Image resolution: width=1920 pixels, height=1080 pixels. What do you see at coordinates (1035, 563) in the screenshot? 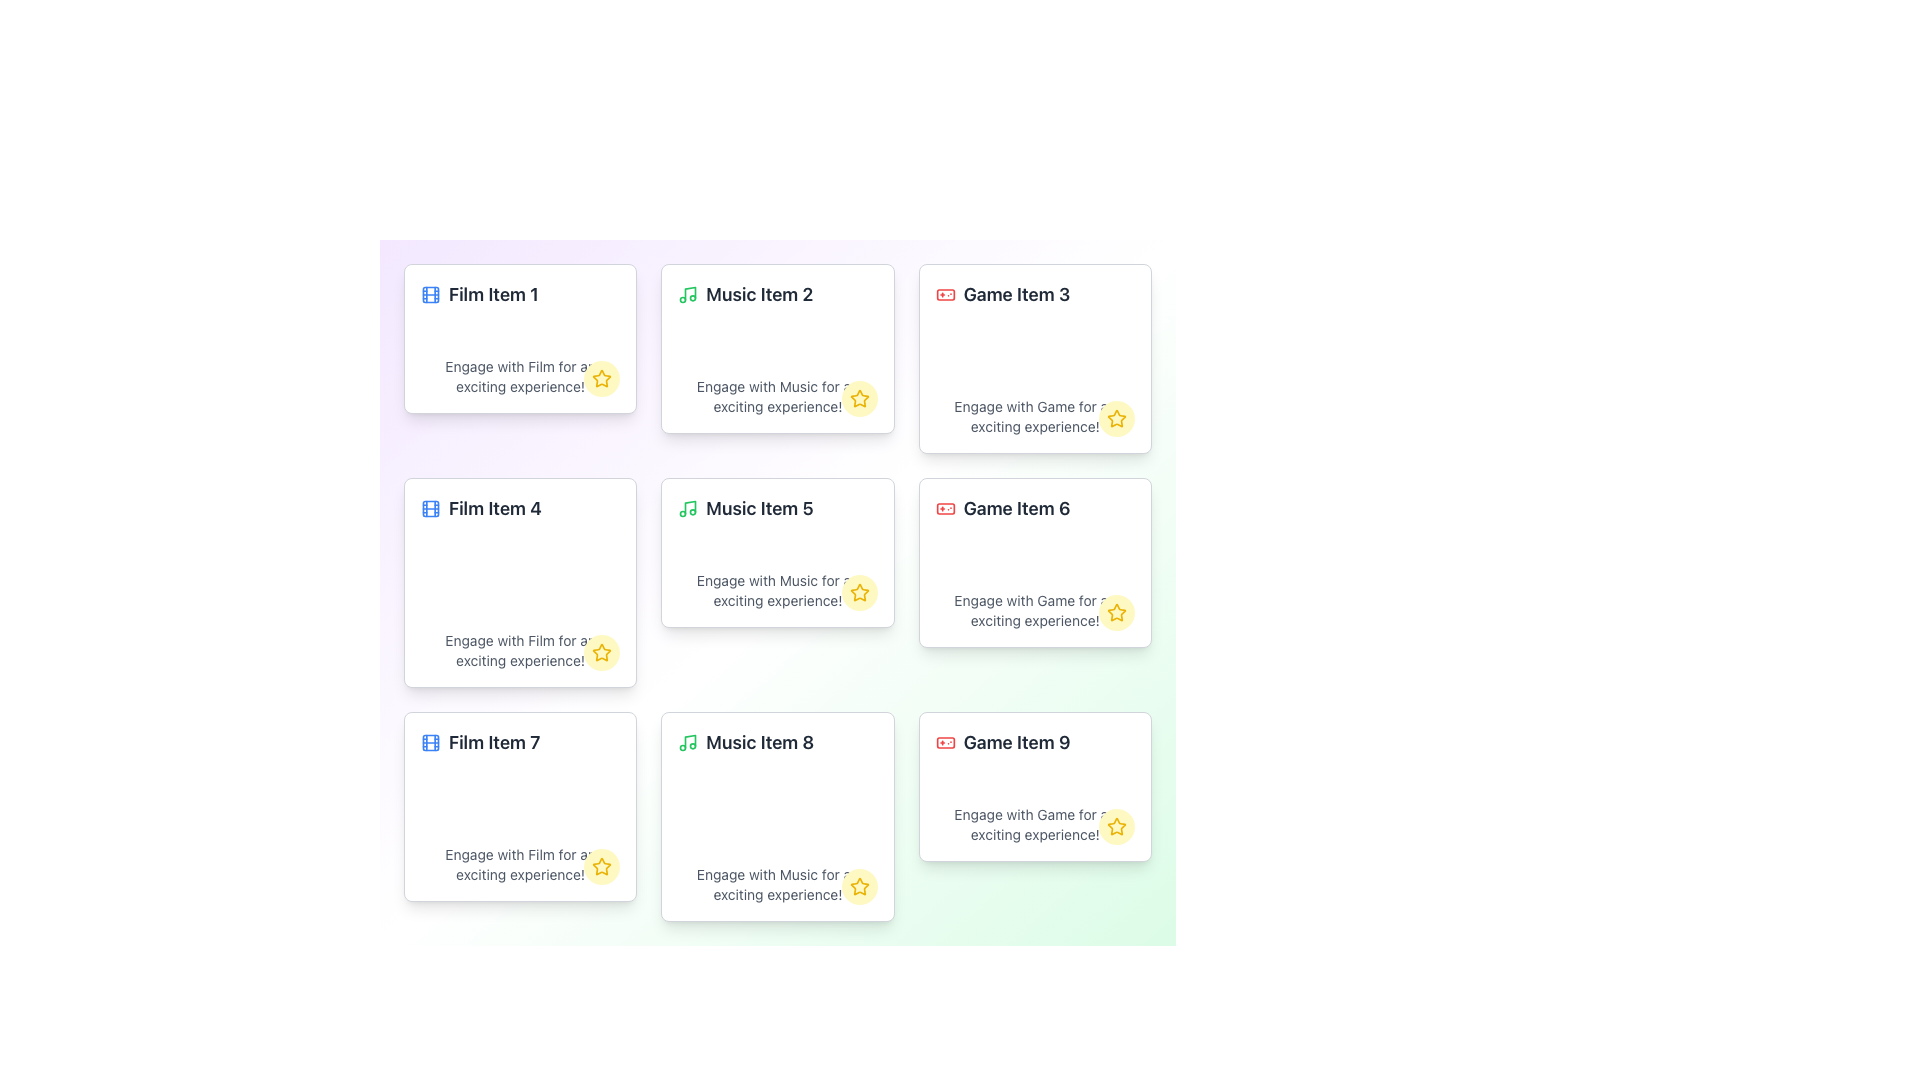
I see `the informational card about 'Game Item 6', which is located in the third row and second column of the grid layout` at bounding box center [1035, 563].